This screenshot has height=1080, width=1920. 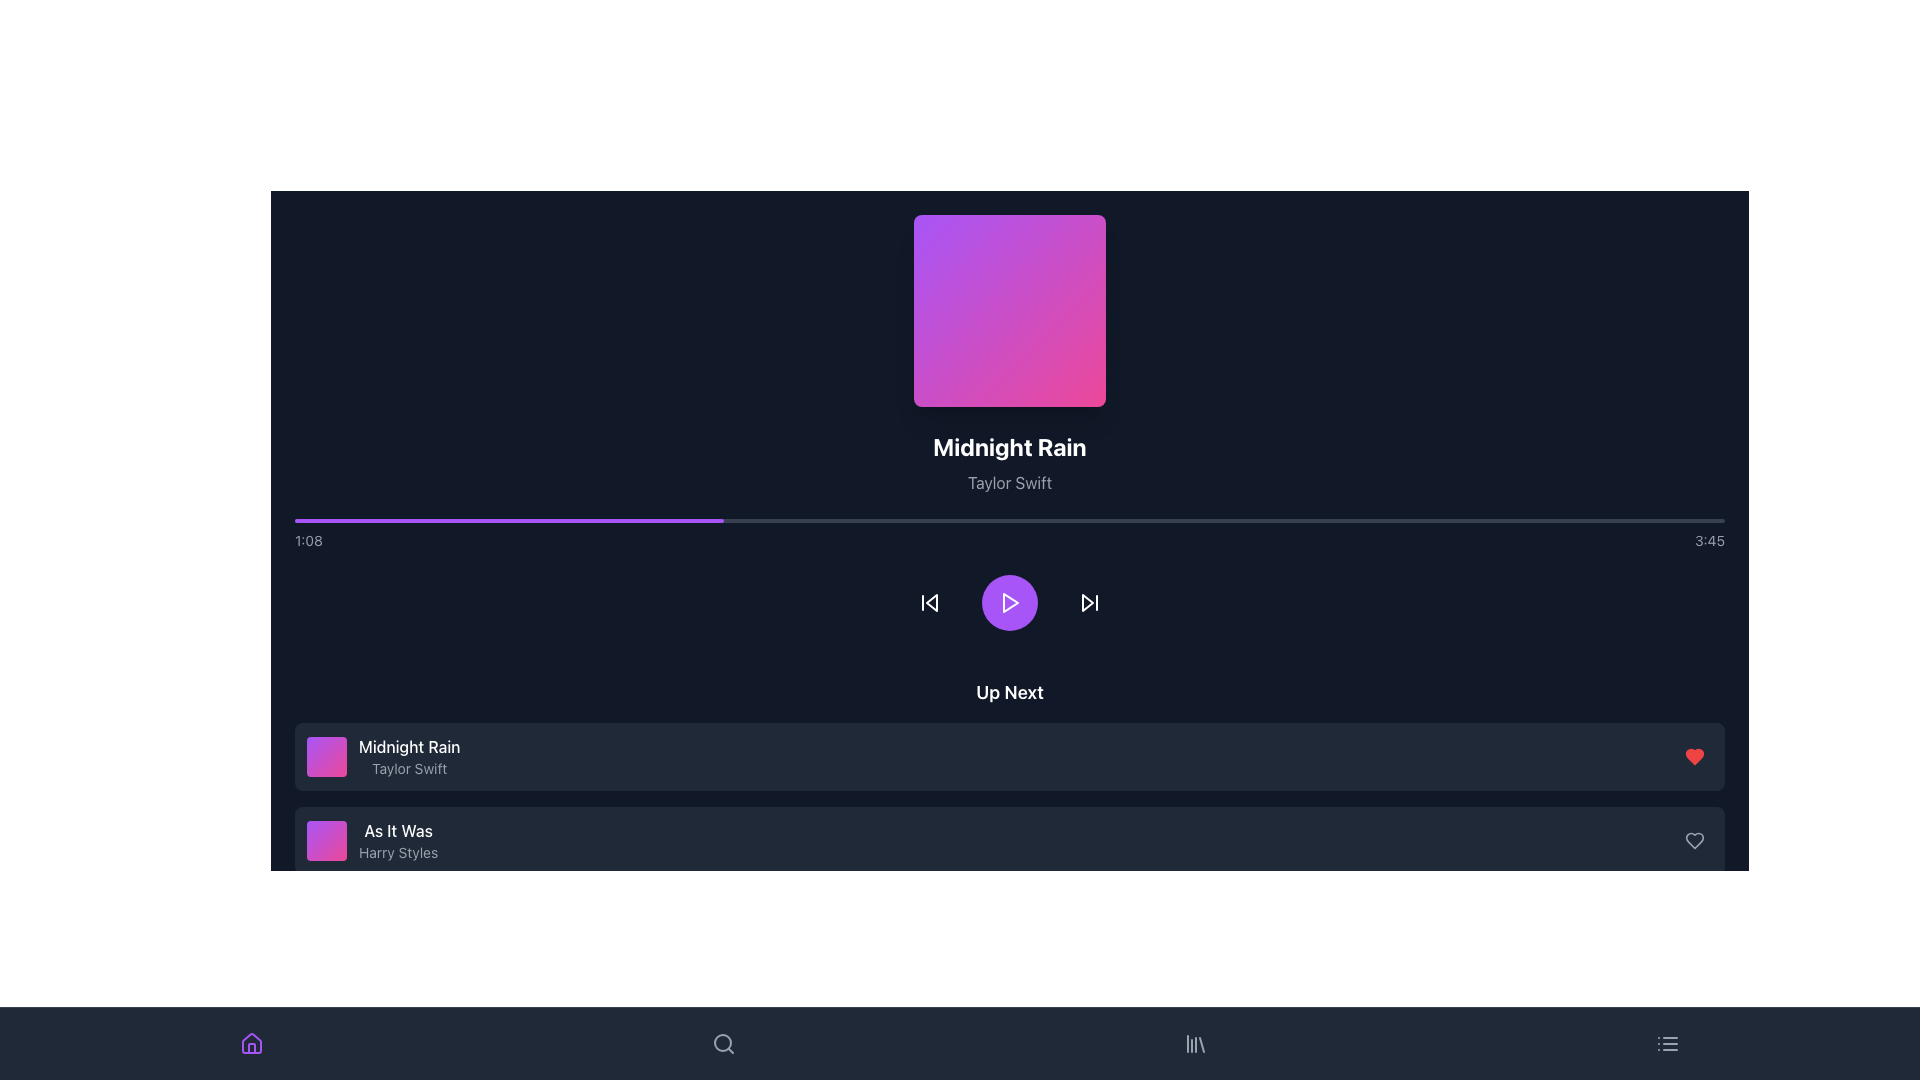 What do you see at coordinates (326, 840) in the screenshot?
I see `the leftmost graphical placeholder in the bottom section of the interface, which is a square gradient-filled component transitioning from purple to pink and has rounded corners` at bounding box center [326, 840].